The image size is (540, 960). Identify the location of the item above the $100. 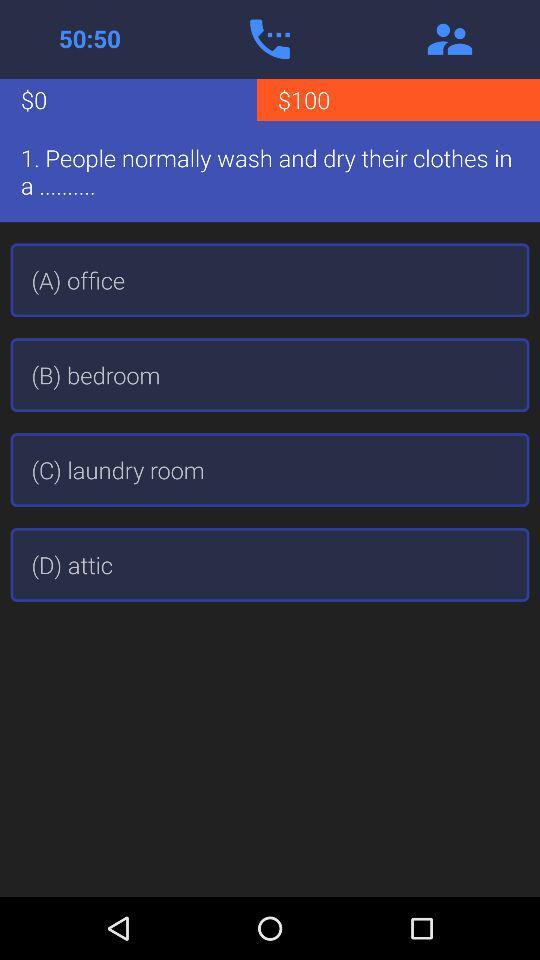
(449, 38).